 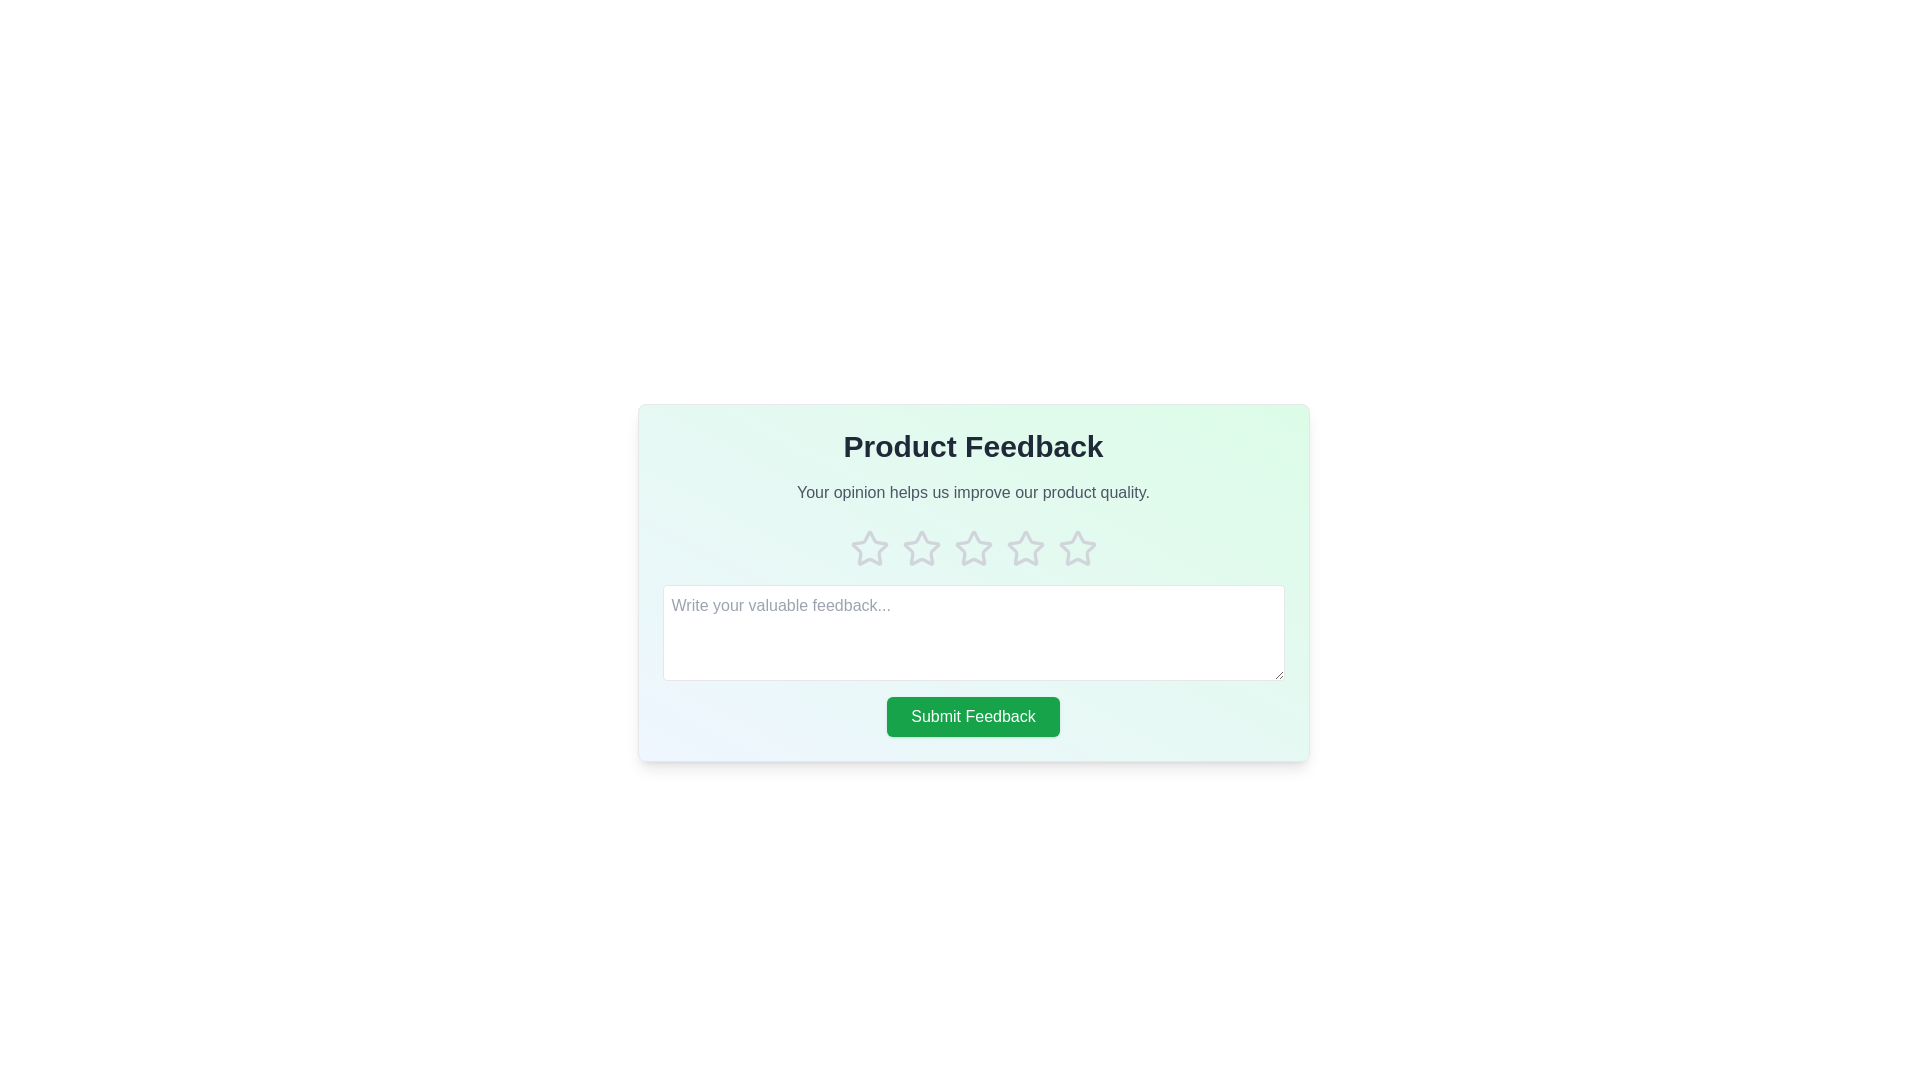 I want to click on the fifth star icon in the rating widget, so click(x=1075, y=547).